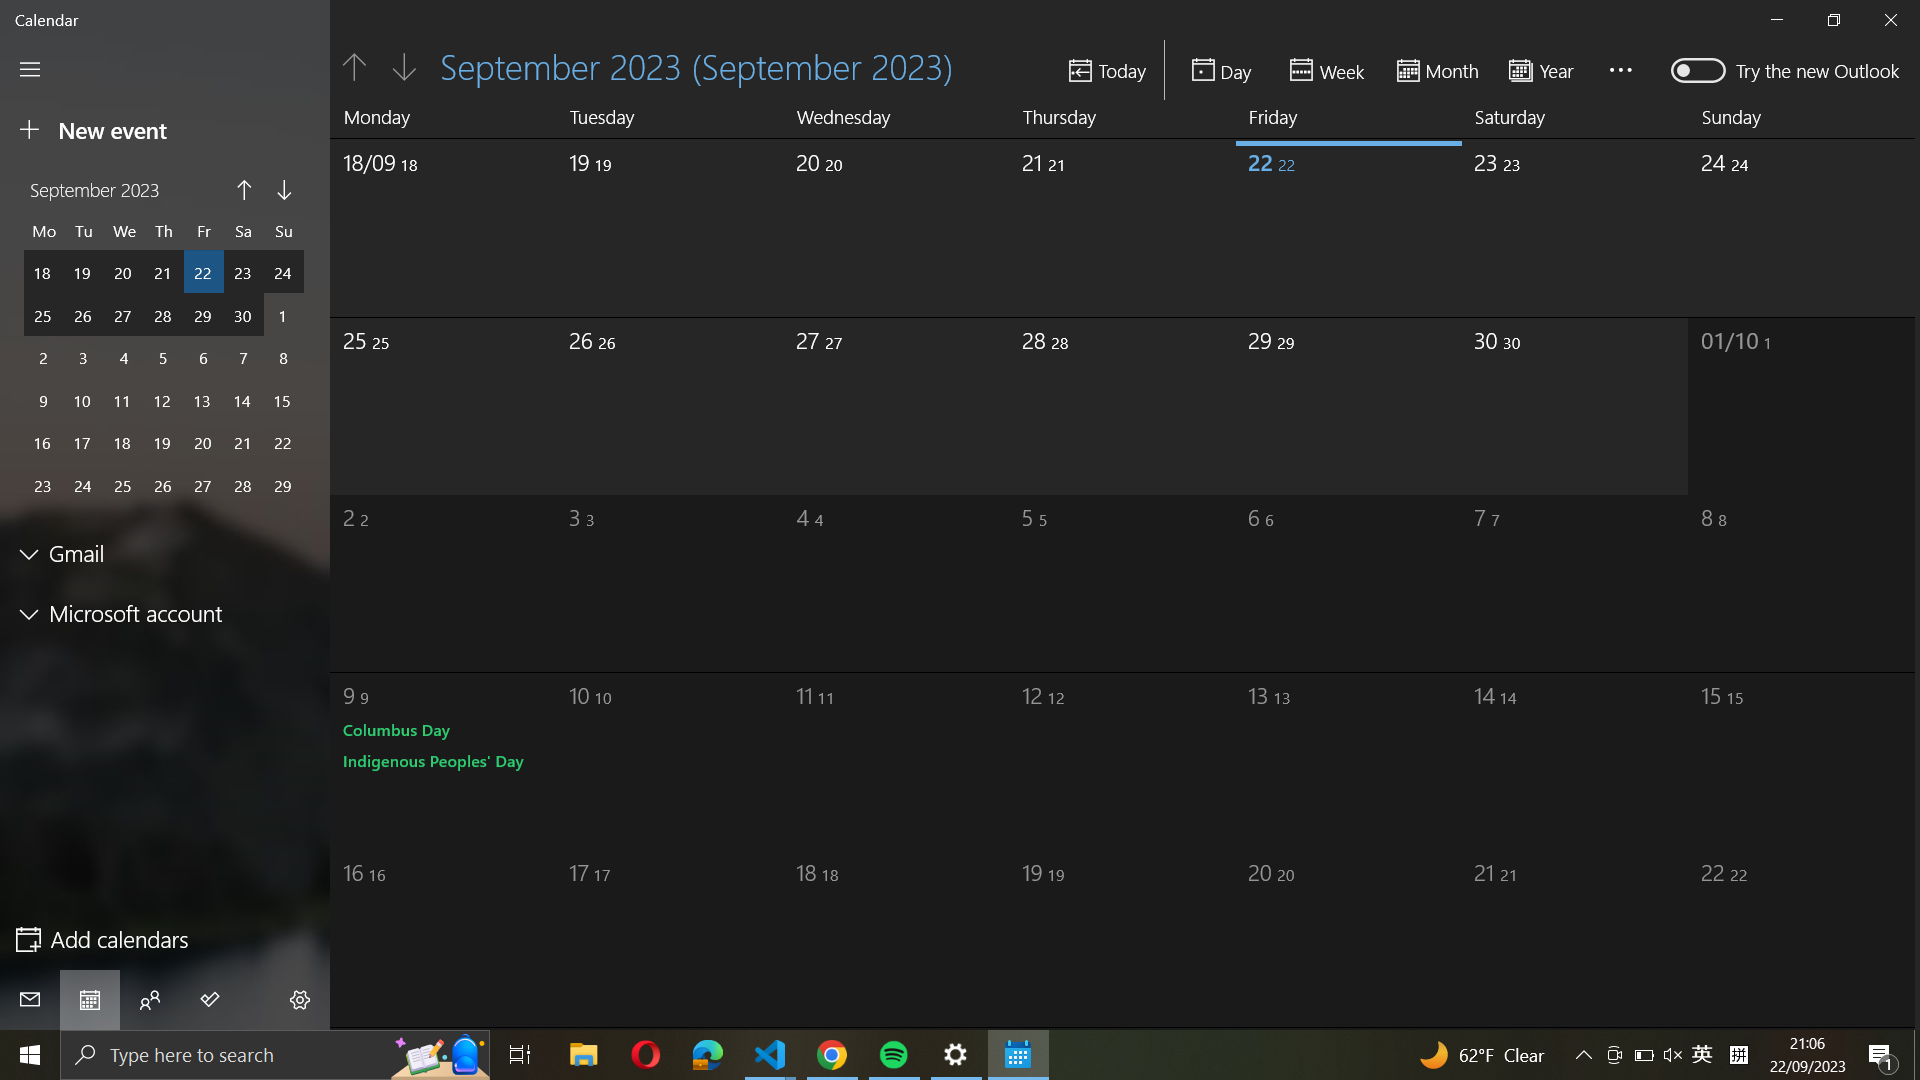 The height and width of the screenshot is (1080, 1920). What do you see at coordinates (1576, 220) in the screenshot?
I see `Pick the 30th of September` at bounding box center [1576, 220].